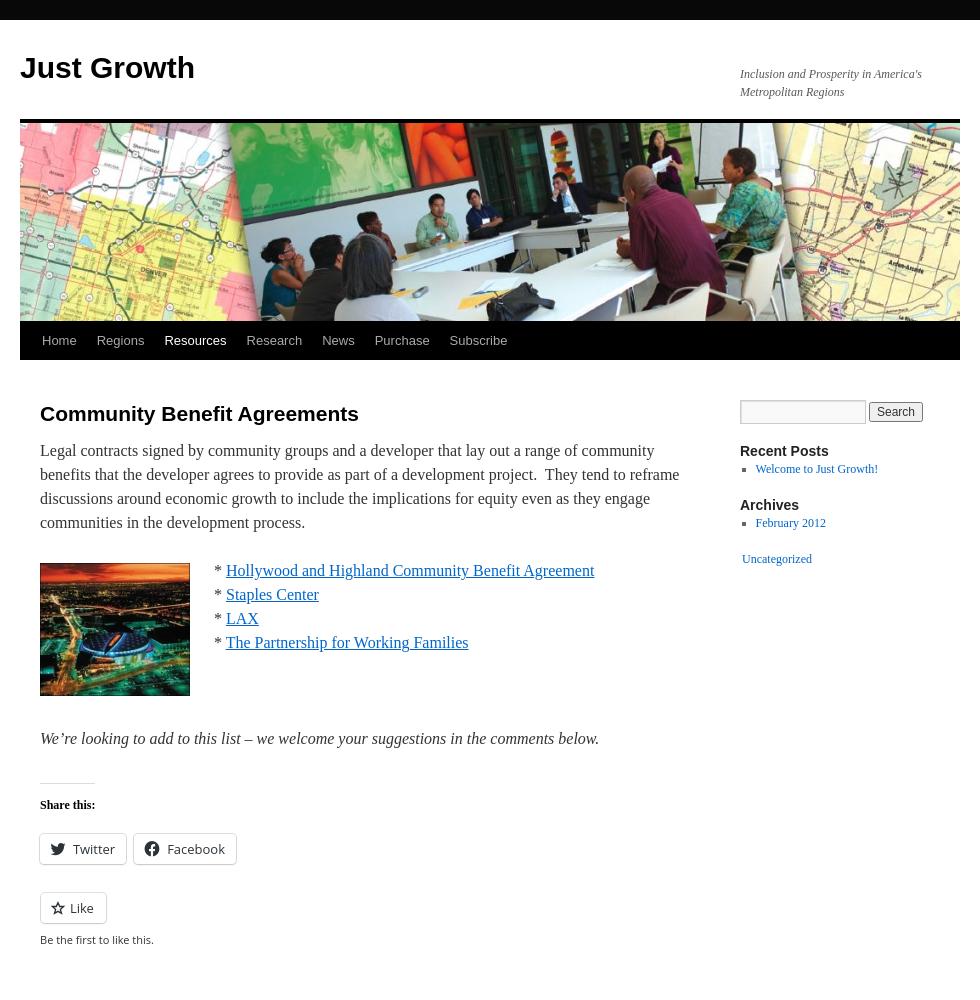  Describe the element at coordinates (359, 485) in the screenshot. I see `'Legal contracts signed by community groups and a developer that lay out a range of community benefits that the developer agrees to provide as part of a development project.  They tend to reframe discussions around economic growth to include the implications for equity even as they engage communities in the development process.'` at that location.